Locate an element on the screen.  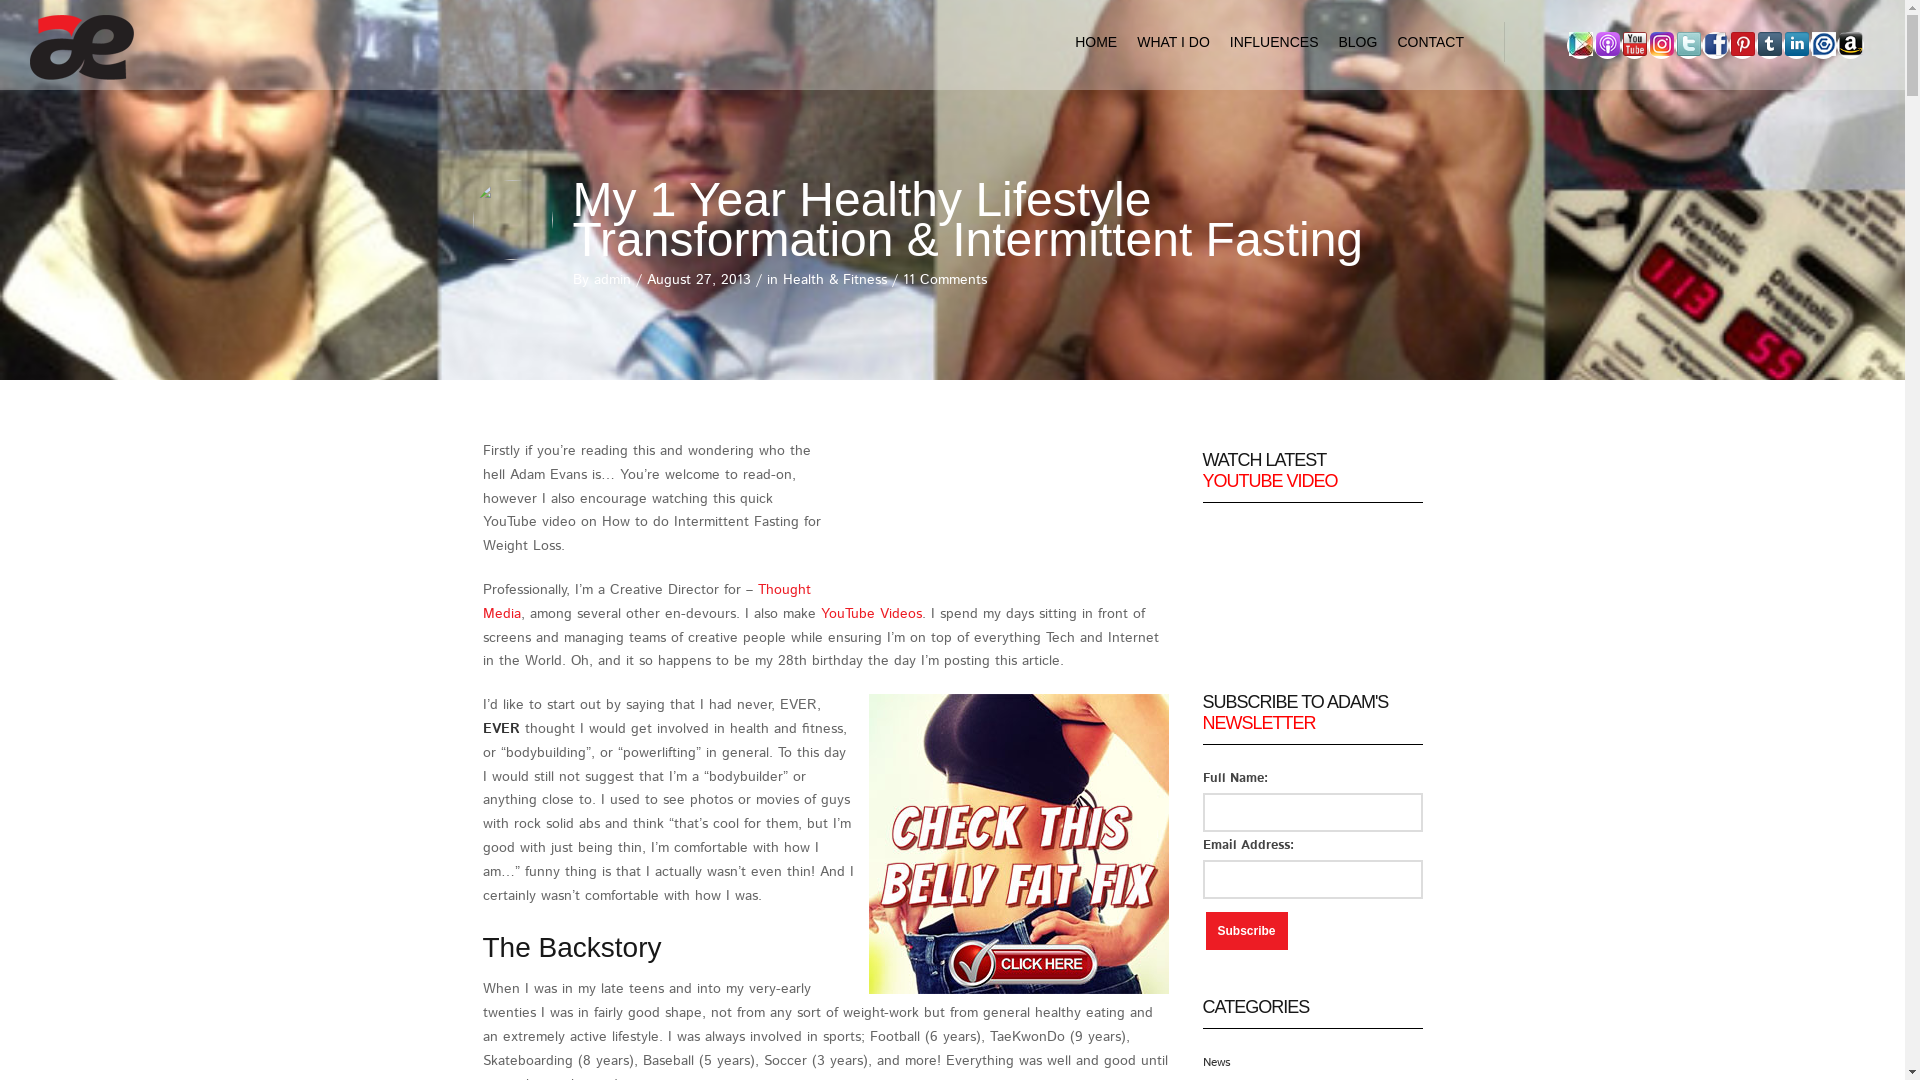
'Subscribe' is located at coordinates (1246, 930).